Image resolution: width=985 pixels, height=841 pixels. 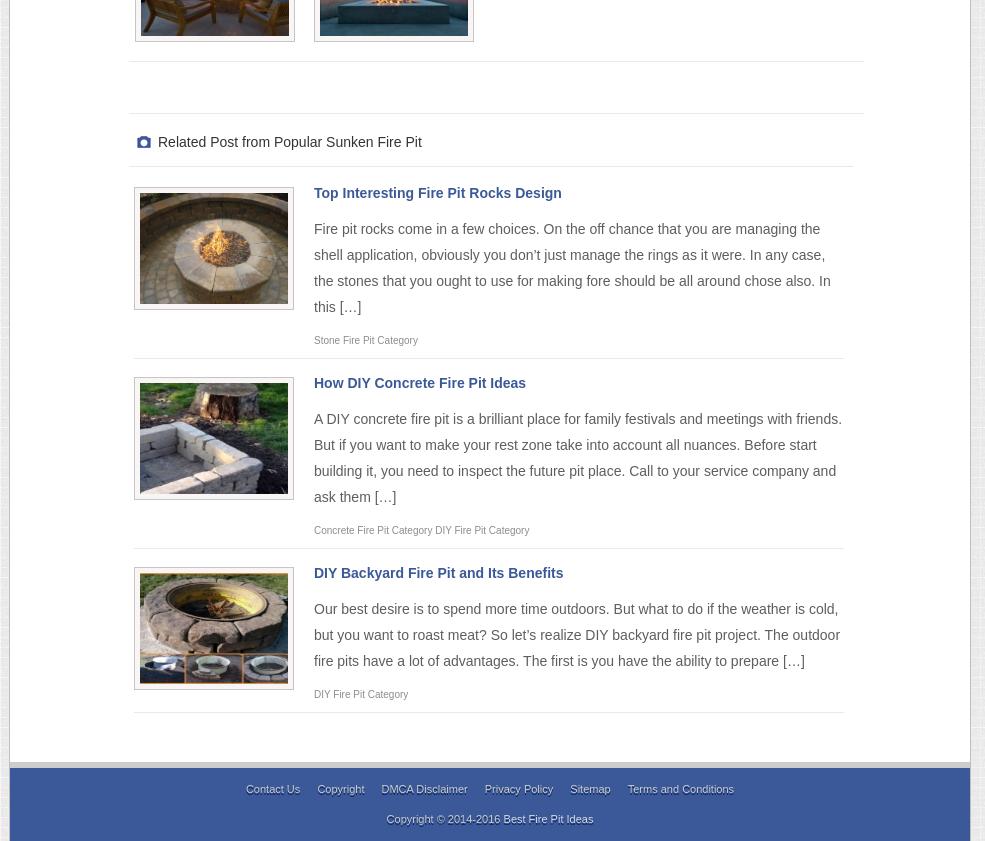 What do you see at coordinates (483, 788) in the screenshot?
I see `'Privacy Policy'` at bounding box center [483, 788].